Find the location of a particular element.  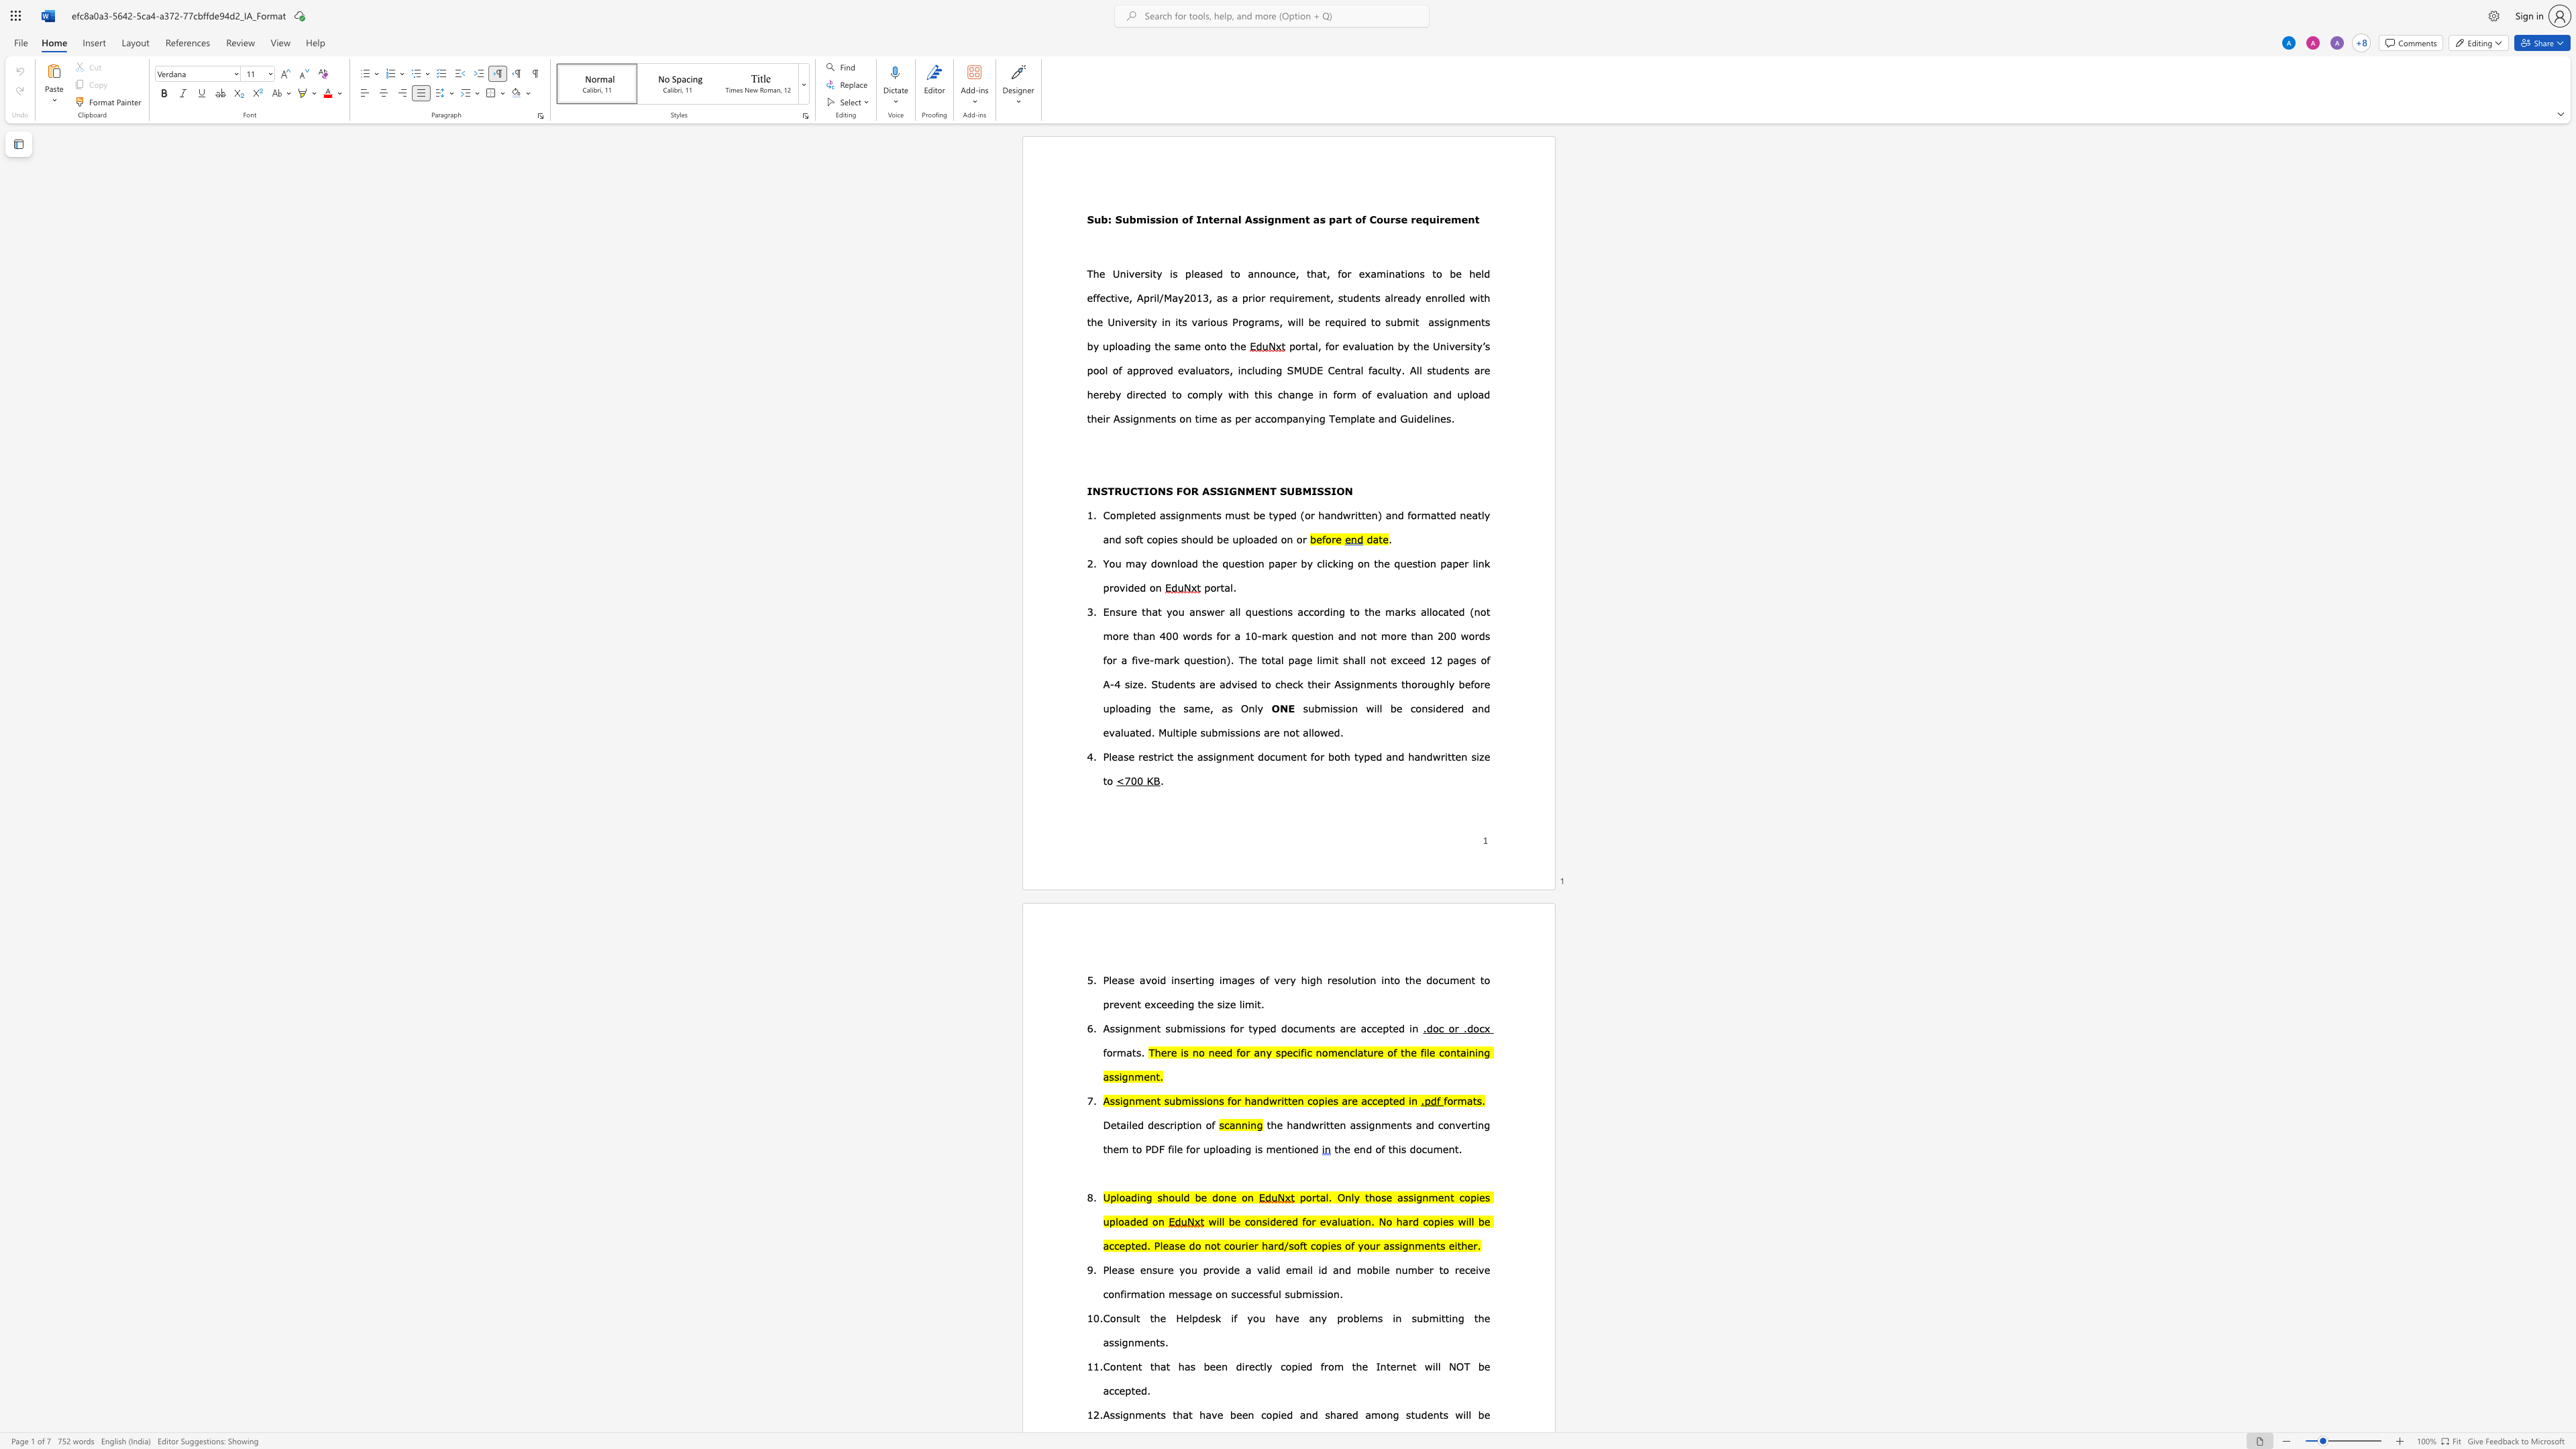

the space between the continuous character "i" and "t" in the text is located at coordinates (1415, 320).